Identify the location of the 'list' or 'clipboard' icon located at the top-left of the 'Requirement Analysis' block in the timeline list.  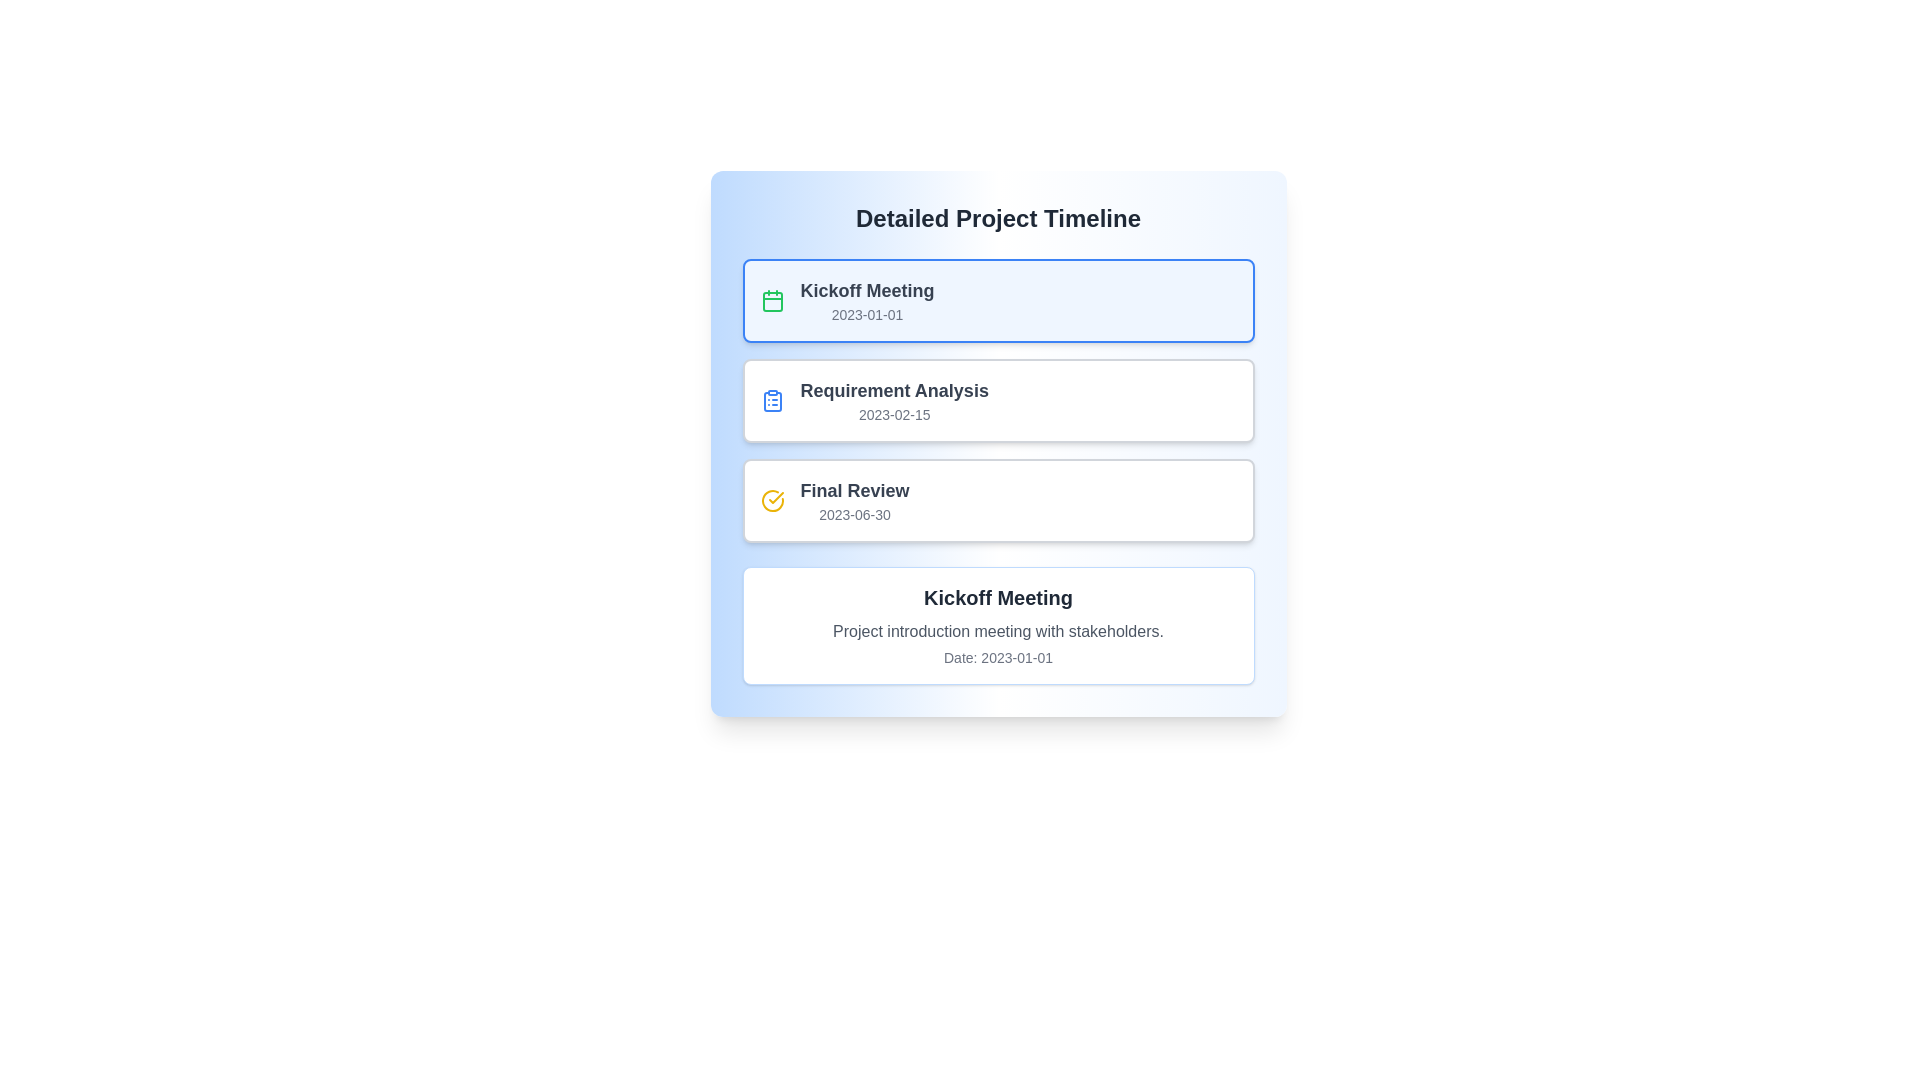
(771, 401).